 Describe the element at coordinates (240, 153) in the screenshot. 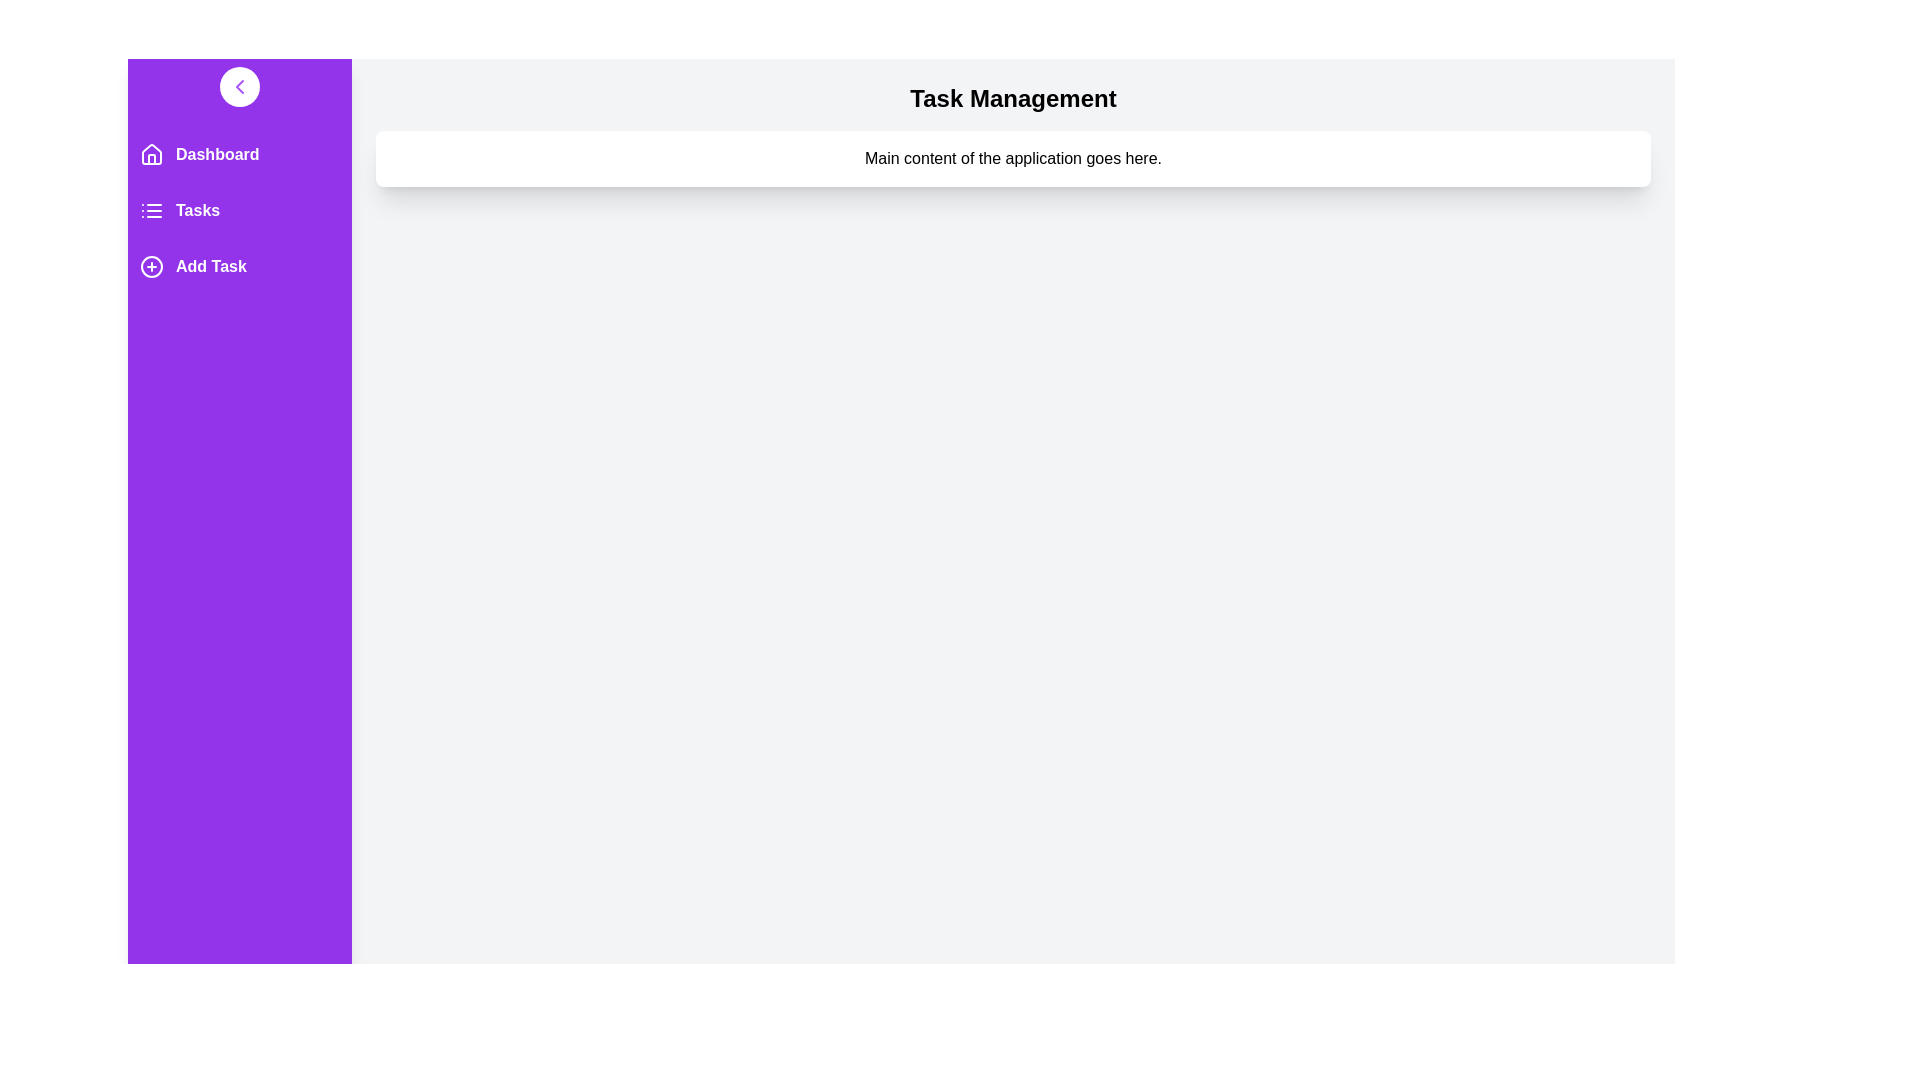

I see `the 'Dashboard' menu item in the sidebar` at that location.